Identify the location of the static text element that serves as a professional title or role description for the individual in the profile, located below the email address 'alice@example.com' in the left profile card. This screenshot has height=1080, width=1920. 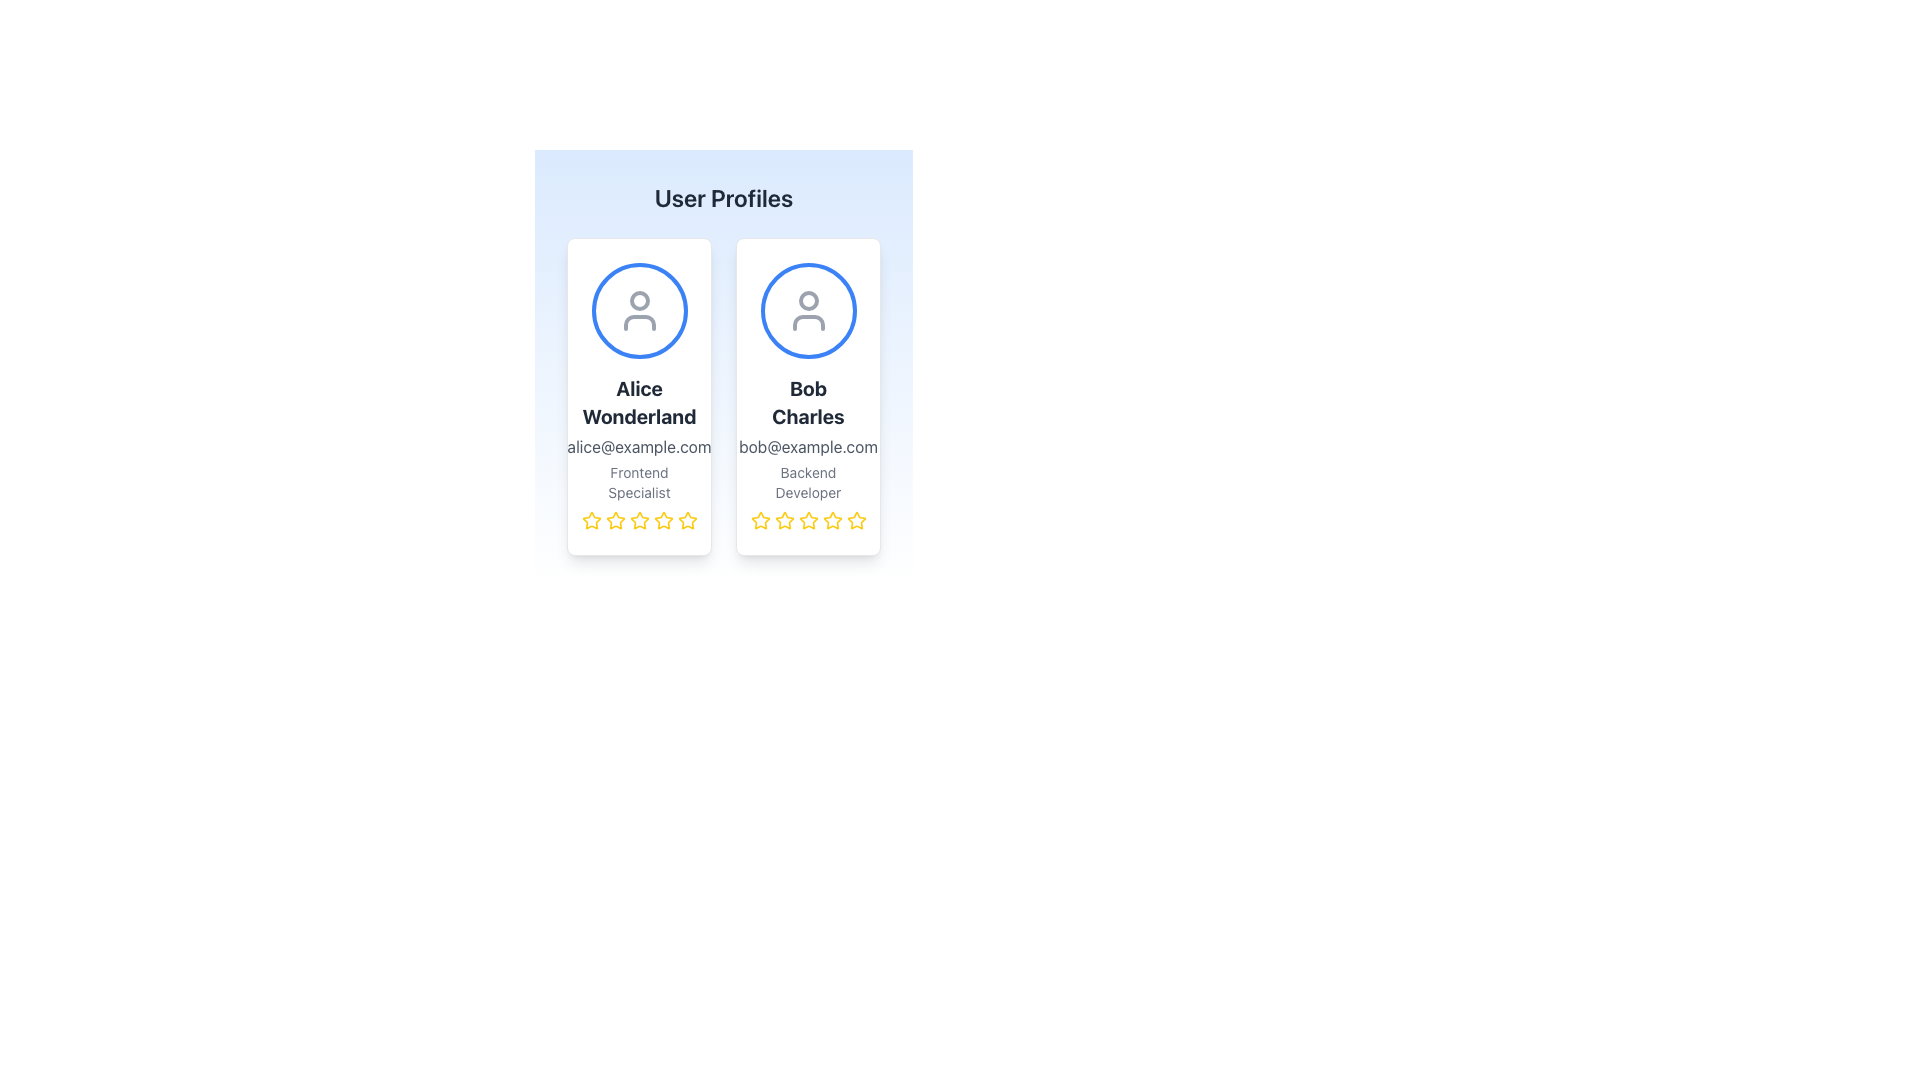
(638, 482).